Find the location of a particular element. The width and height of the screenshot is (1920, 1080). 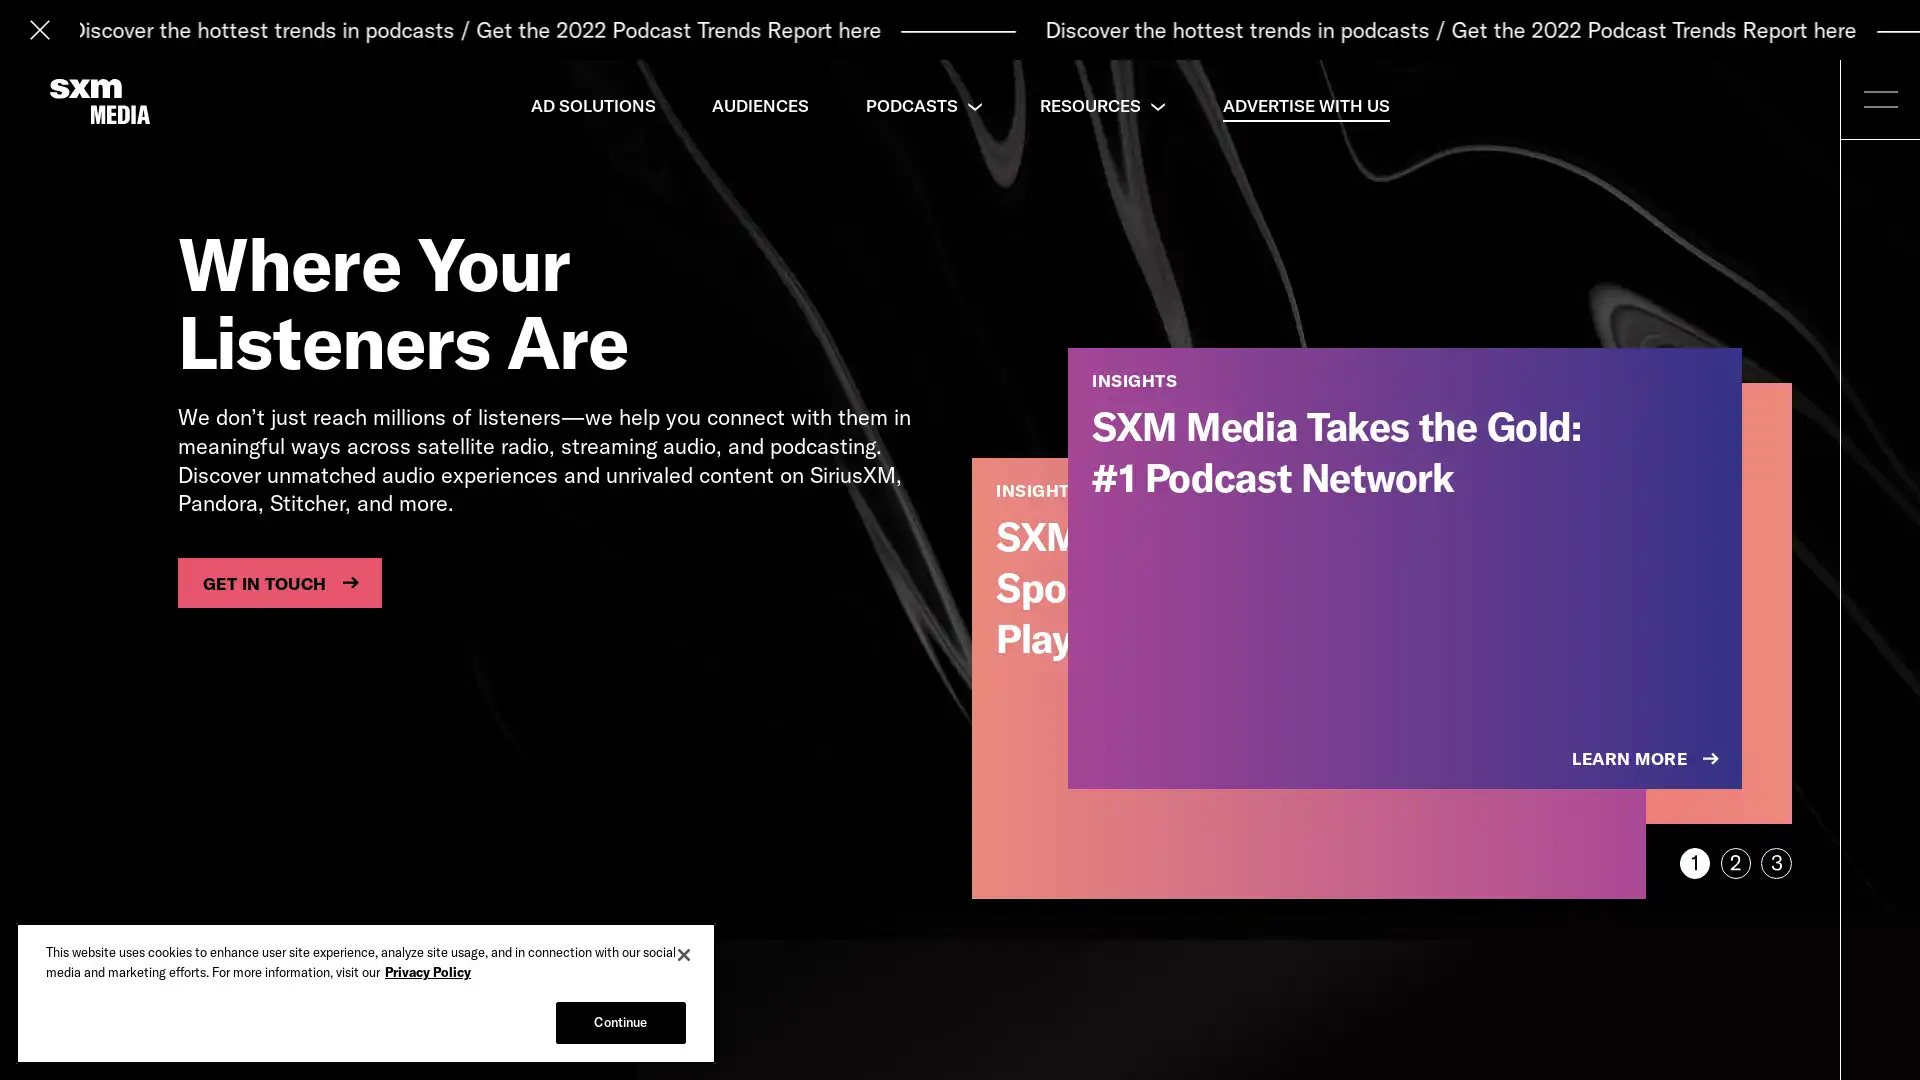

Close is located at coordinates (684, 954).